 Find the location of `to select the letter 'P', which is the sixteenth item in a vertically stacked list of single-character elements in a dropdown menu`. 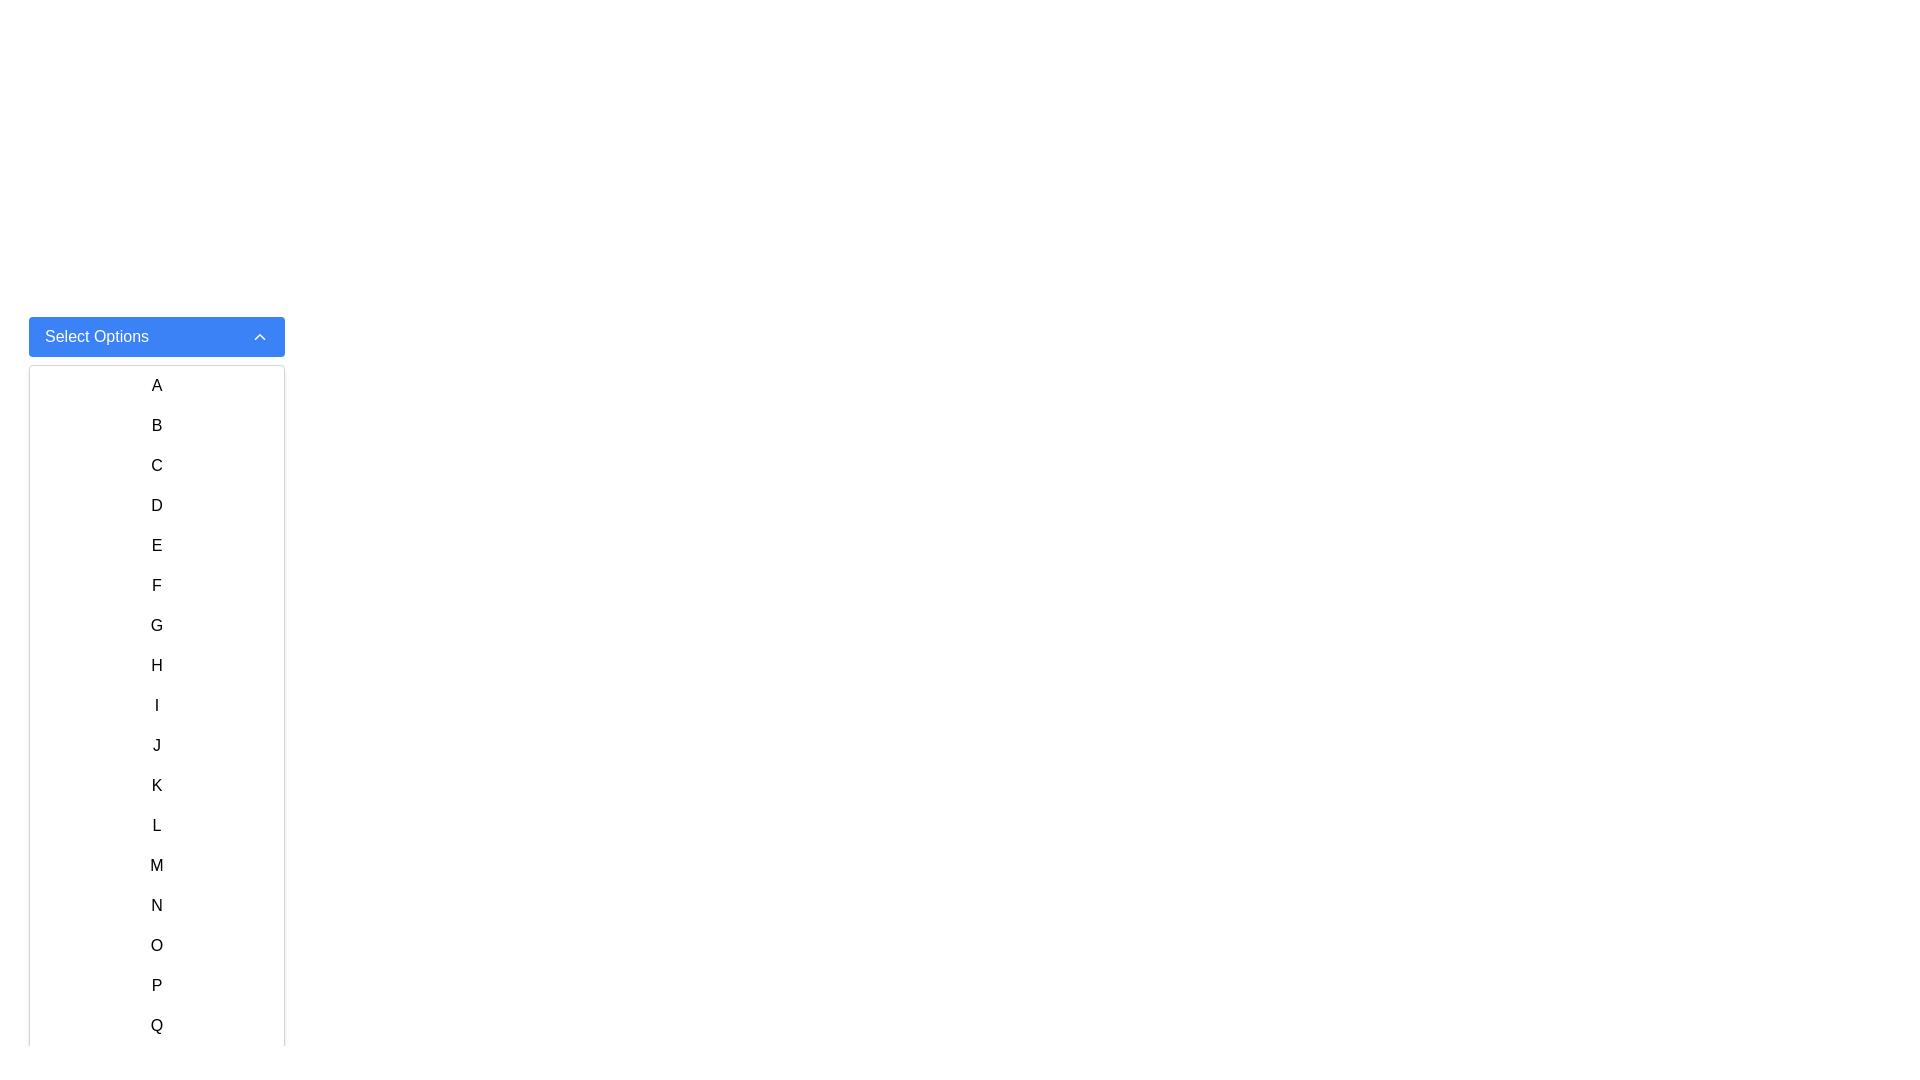

to select the letter 'P', which is the sixteenth item in a vertically stacked list of single-character elements in a dropdown menu is located at coordinates (156, 985).